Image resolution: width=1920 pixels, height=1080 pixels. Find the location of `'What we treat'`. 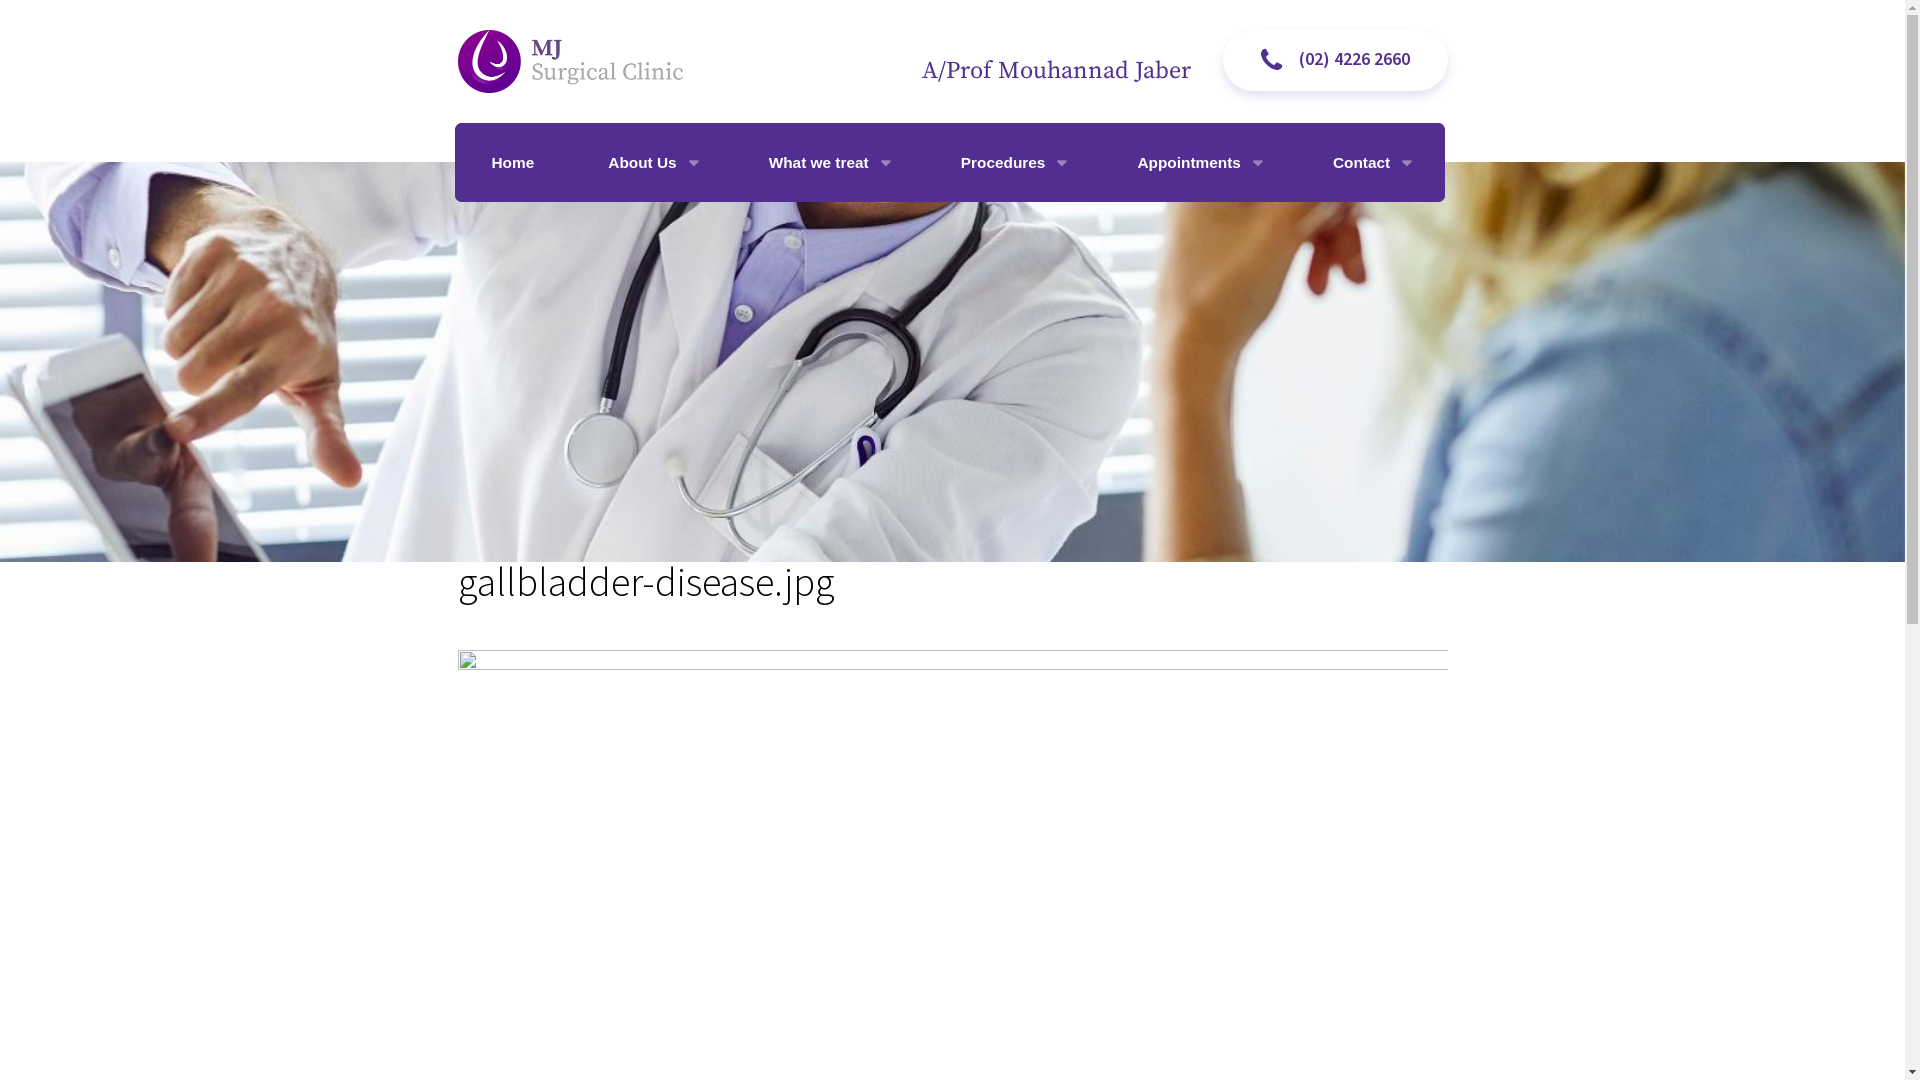

'What we treat' is located at coordinates (828, 161).